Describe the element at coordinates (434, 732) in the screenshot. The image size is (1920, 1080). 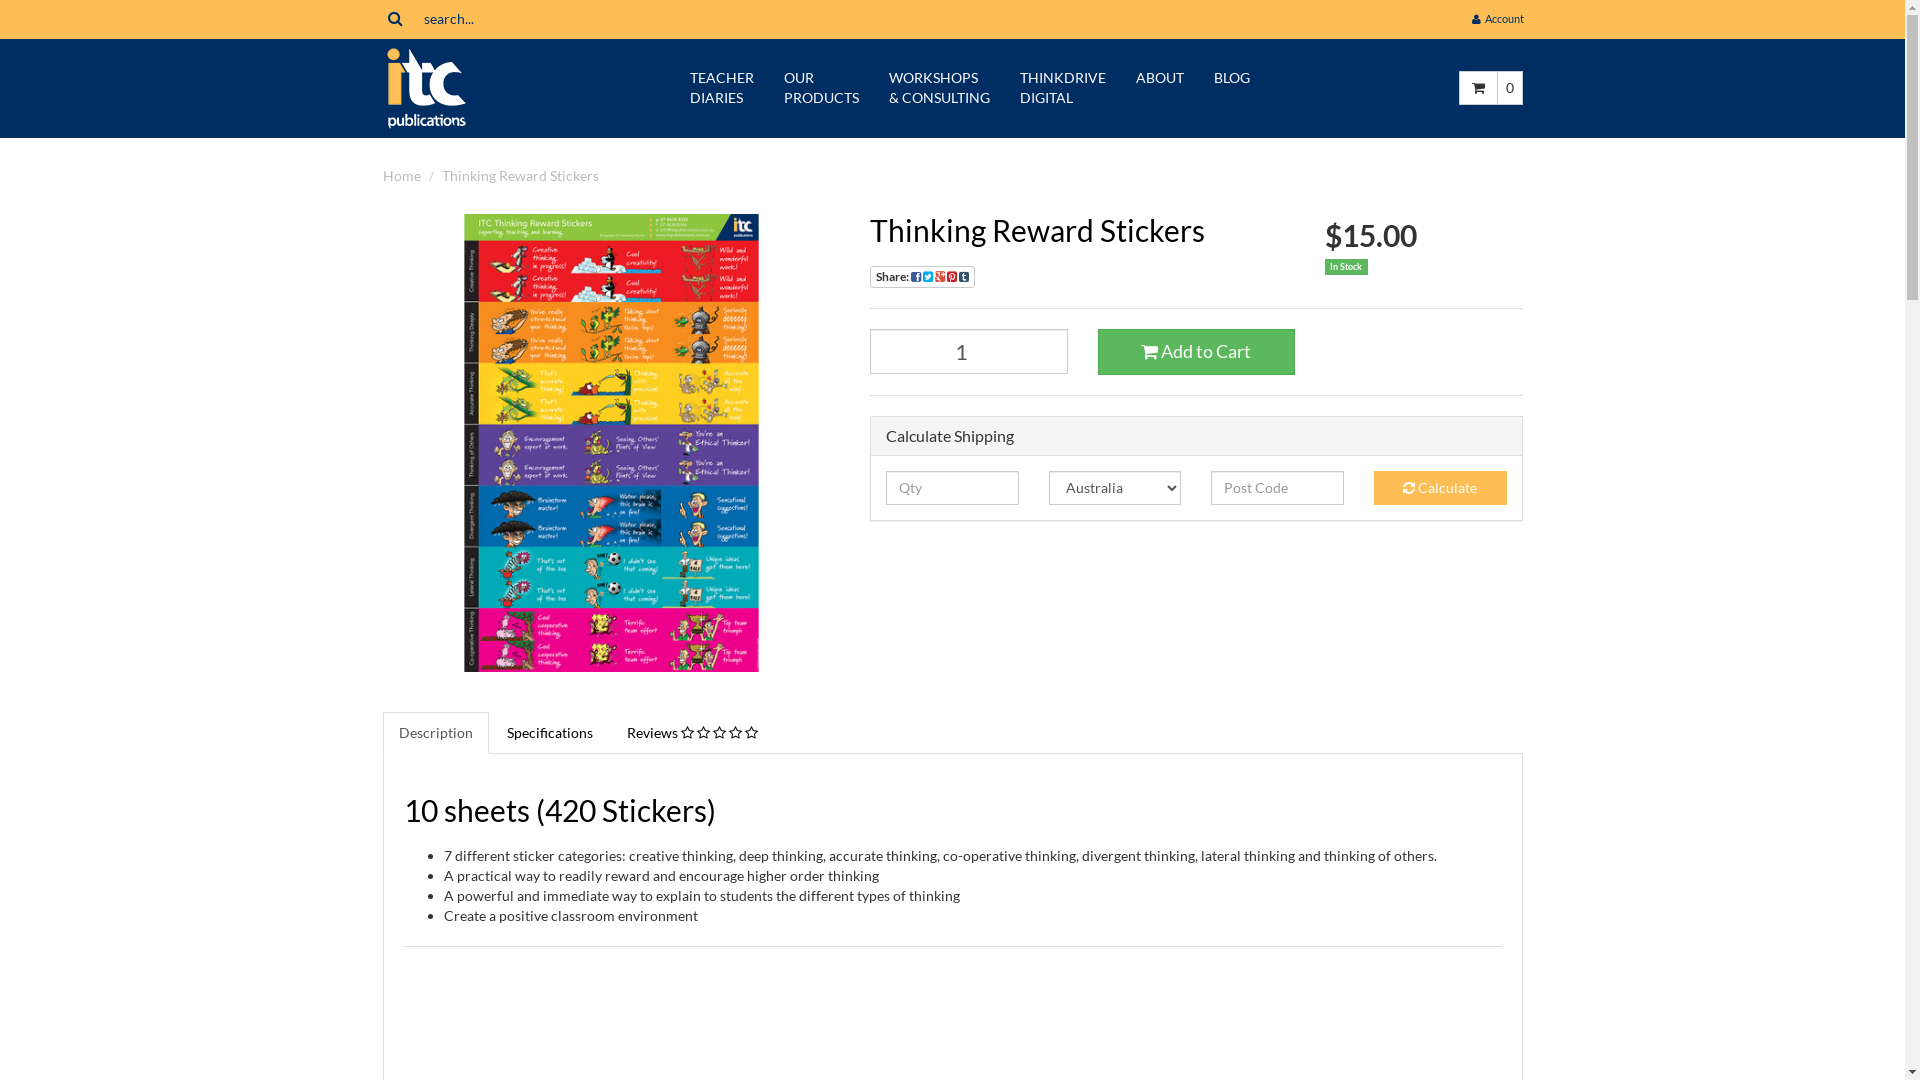
I see `'Description'` at that location.